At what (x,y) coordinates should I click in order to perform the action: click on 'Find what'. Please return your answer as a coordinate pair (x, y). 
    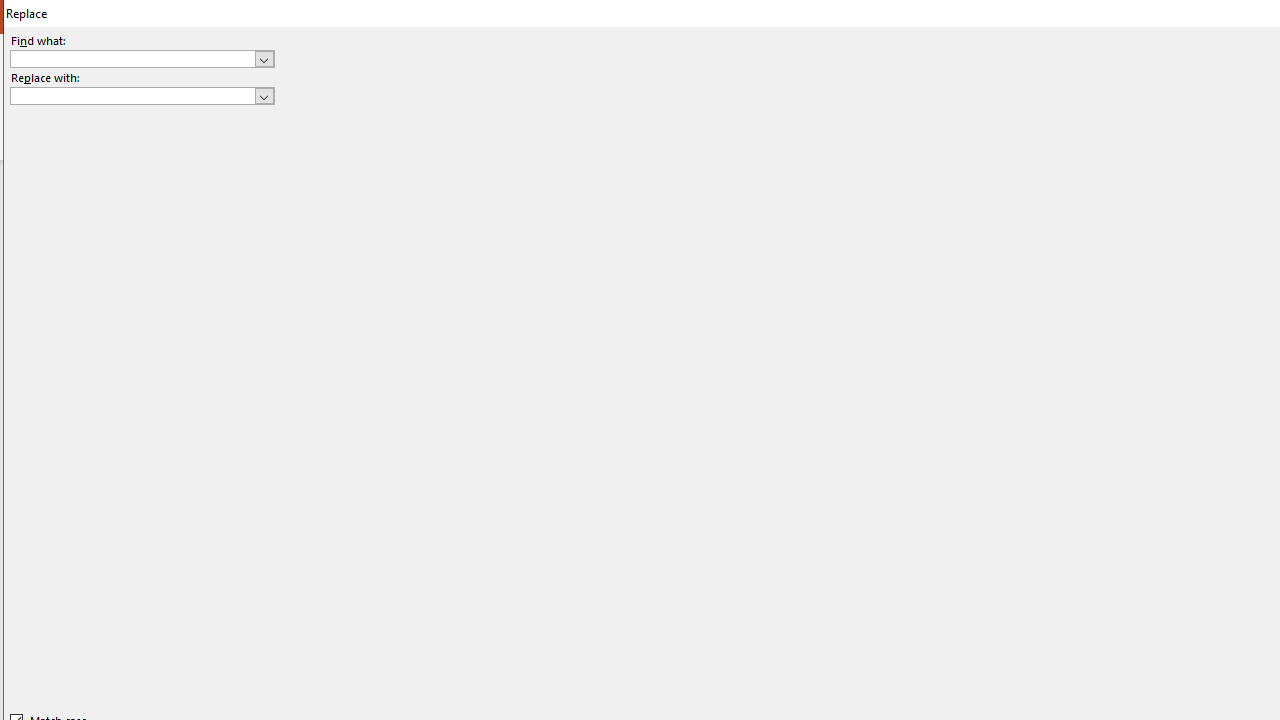
    Looking at the image, I should click on (141, 57).